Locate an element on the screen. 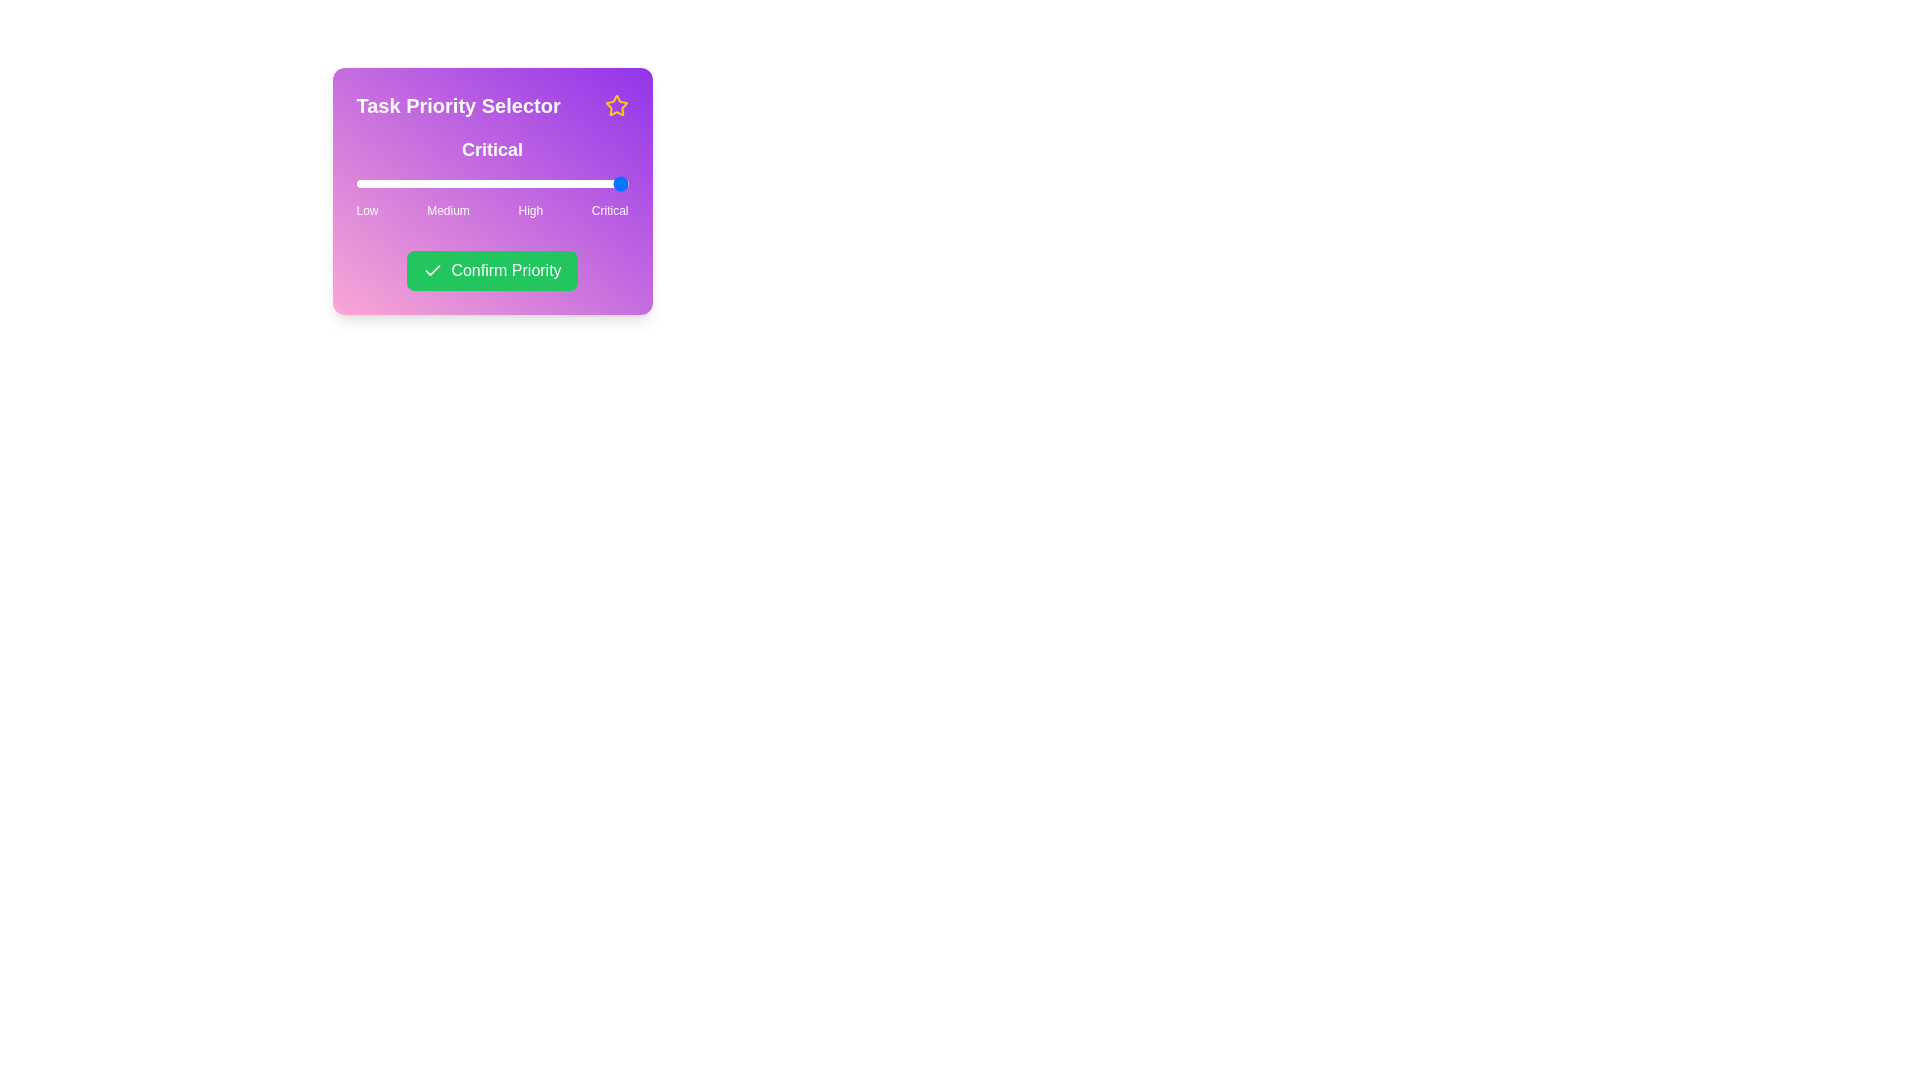 The image size is (1920, 1080). the 'High' priority level text label in the task priority selector interface, which is the third element in a sequence of four priority indicators is located at coordinates (530, 211).